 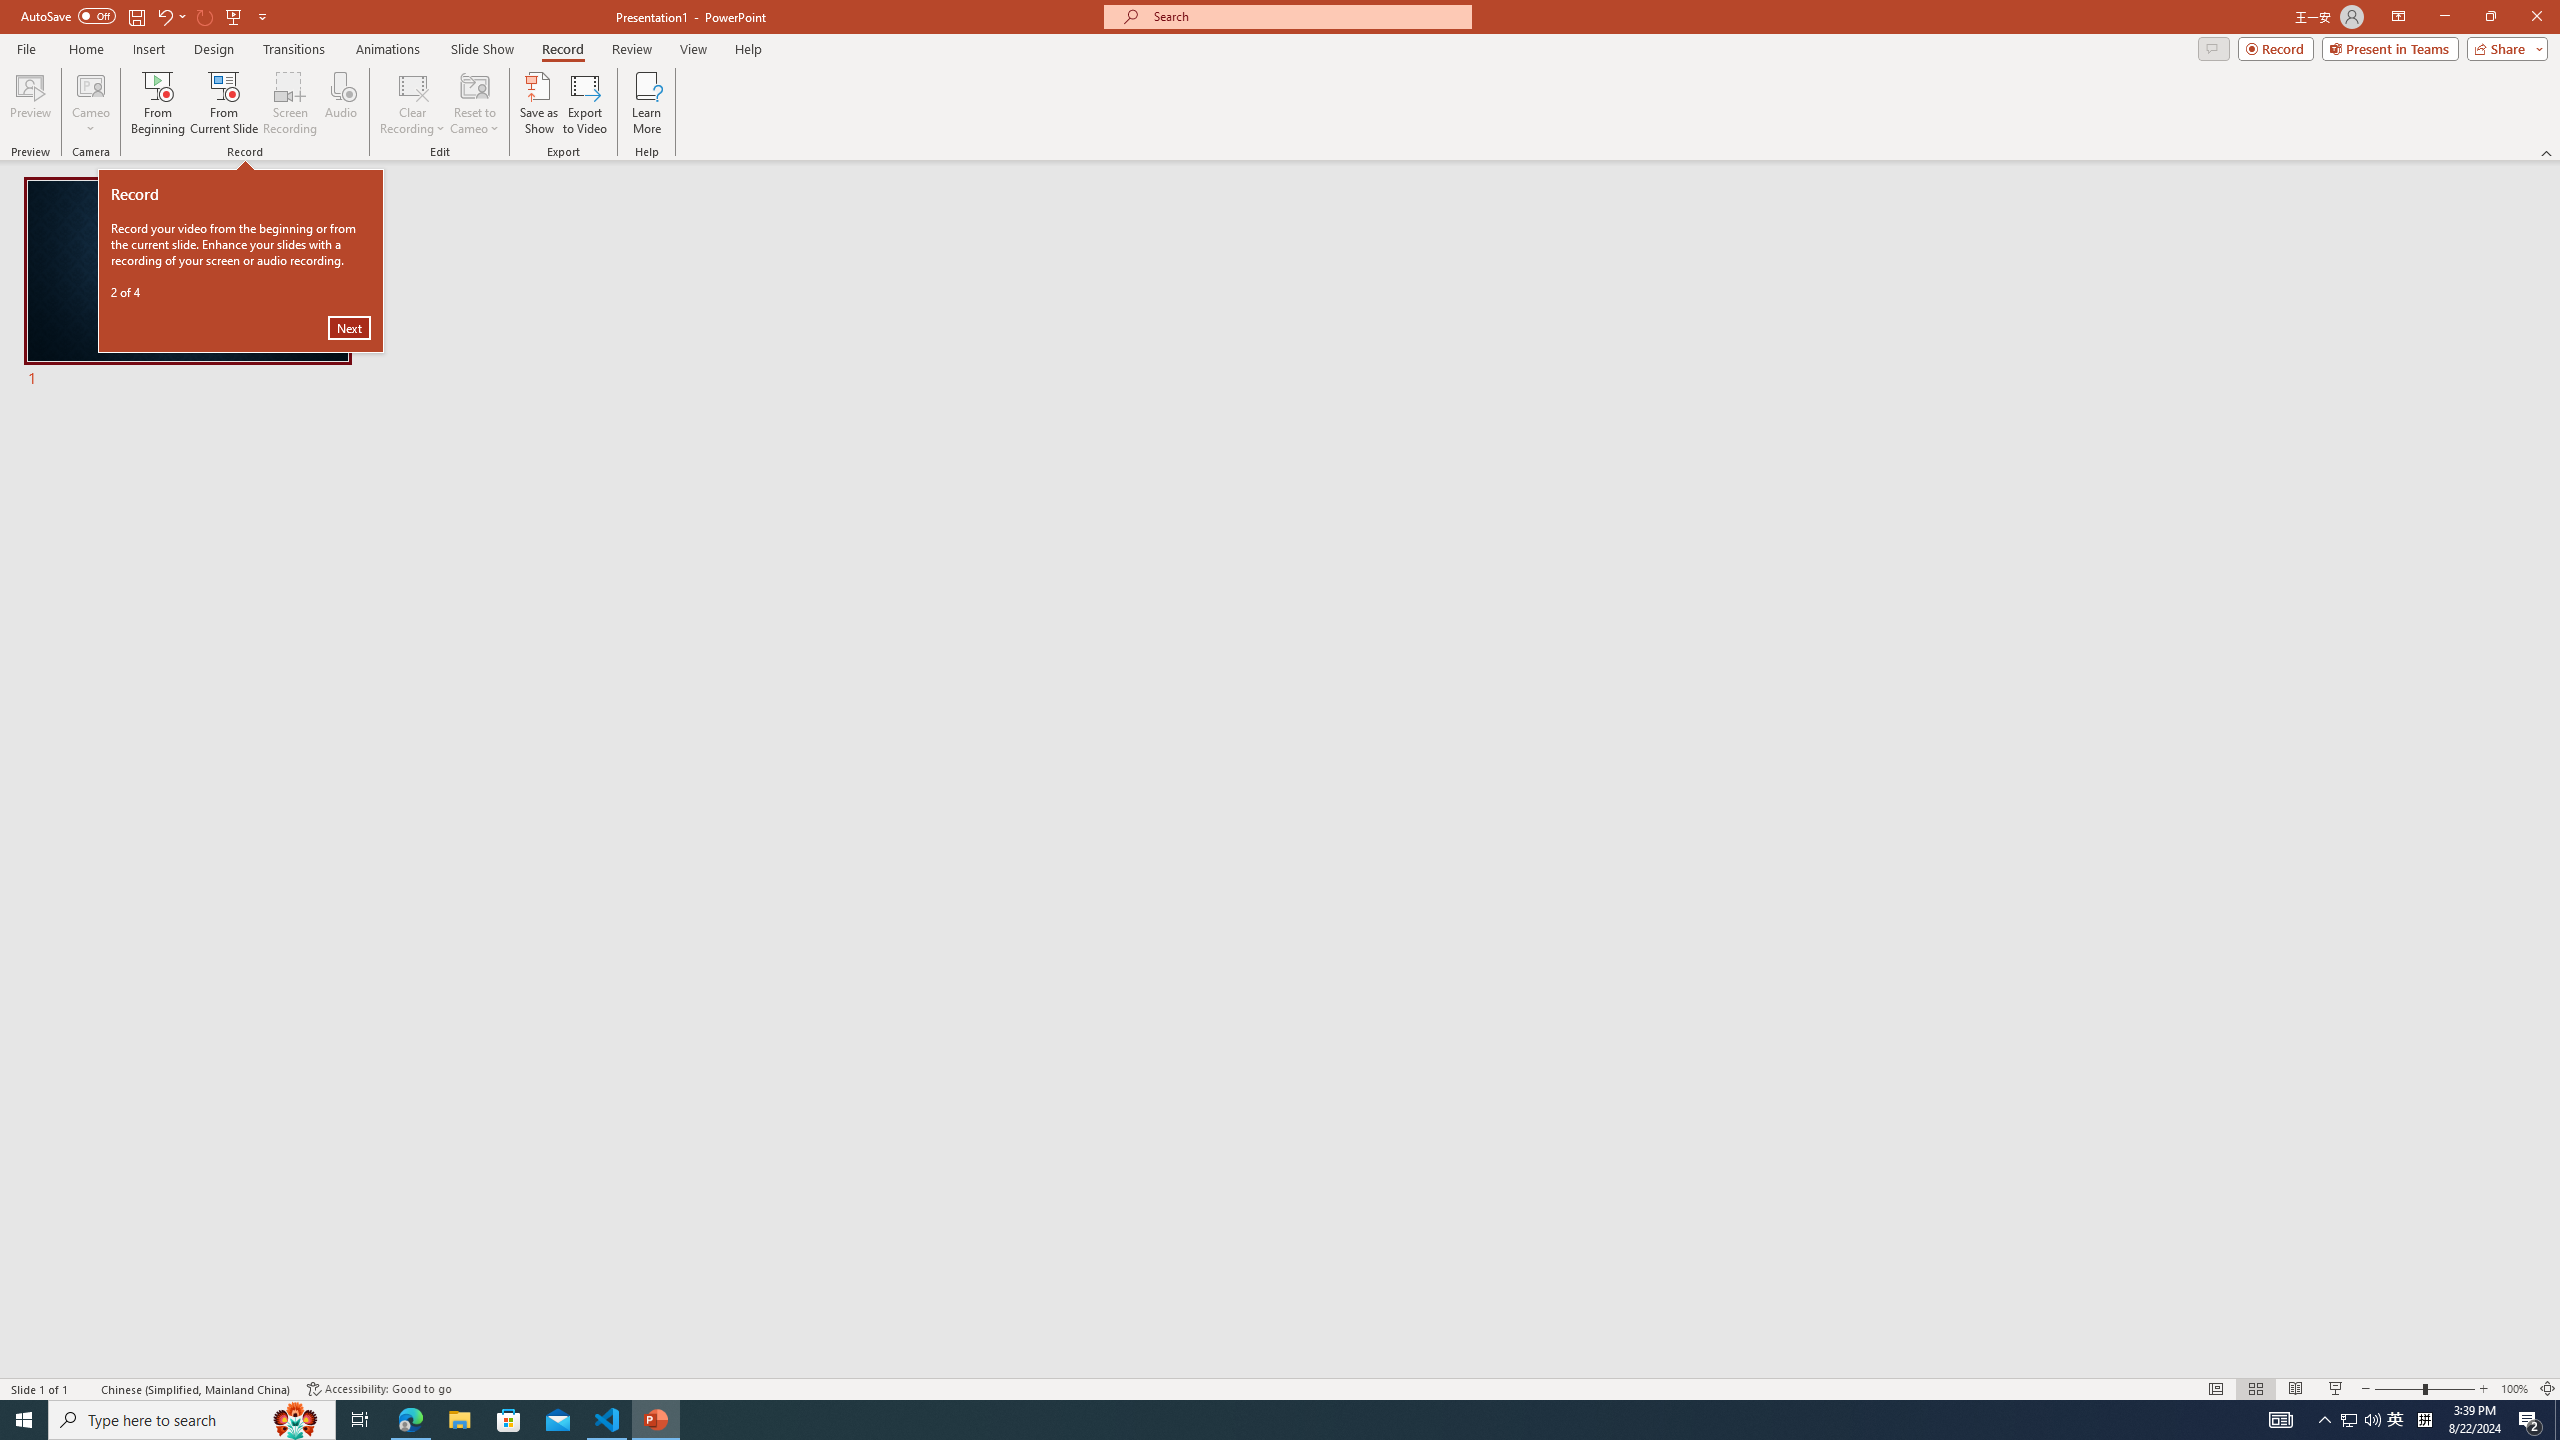 What do you see at coordinates (29, 103) in the screenshot?
I see `'Preview'` at bounding box center [29, 103].